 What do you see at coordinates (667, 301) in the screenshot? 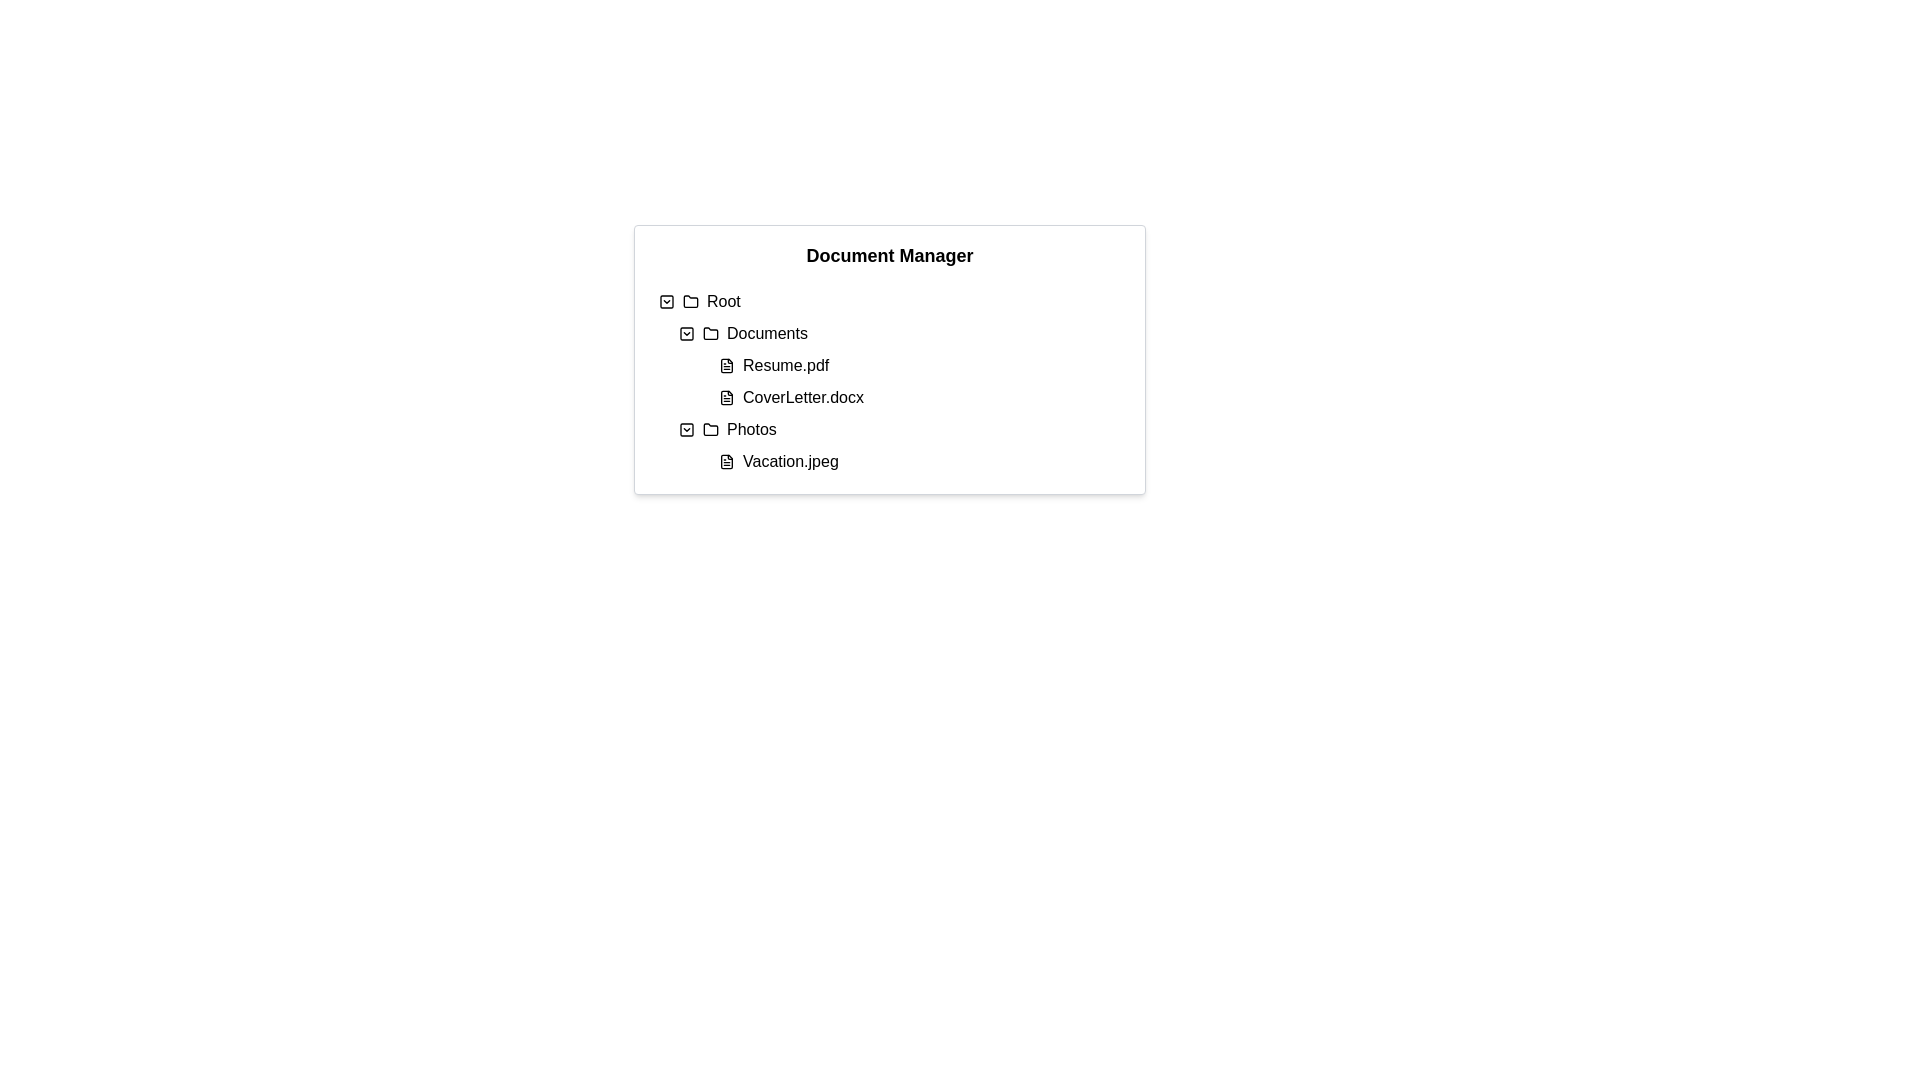
I see `the SVG Shape (Rounded Rectangle) that serves as a graphical representation within an icon next to the 'Root' folder in the hierarchical document menu` at bounding box center [667, 301].